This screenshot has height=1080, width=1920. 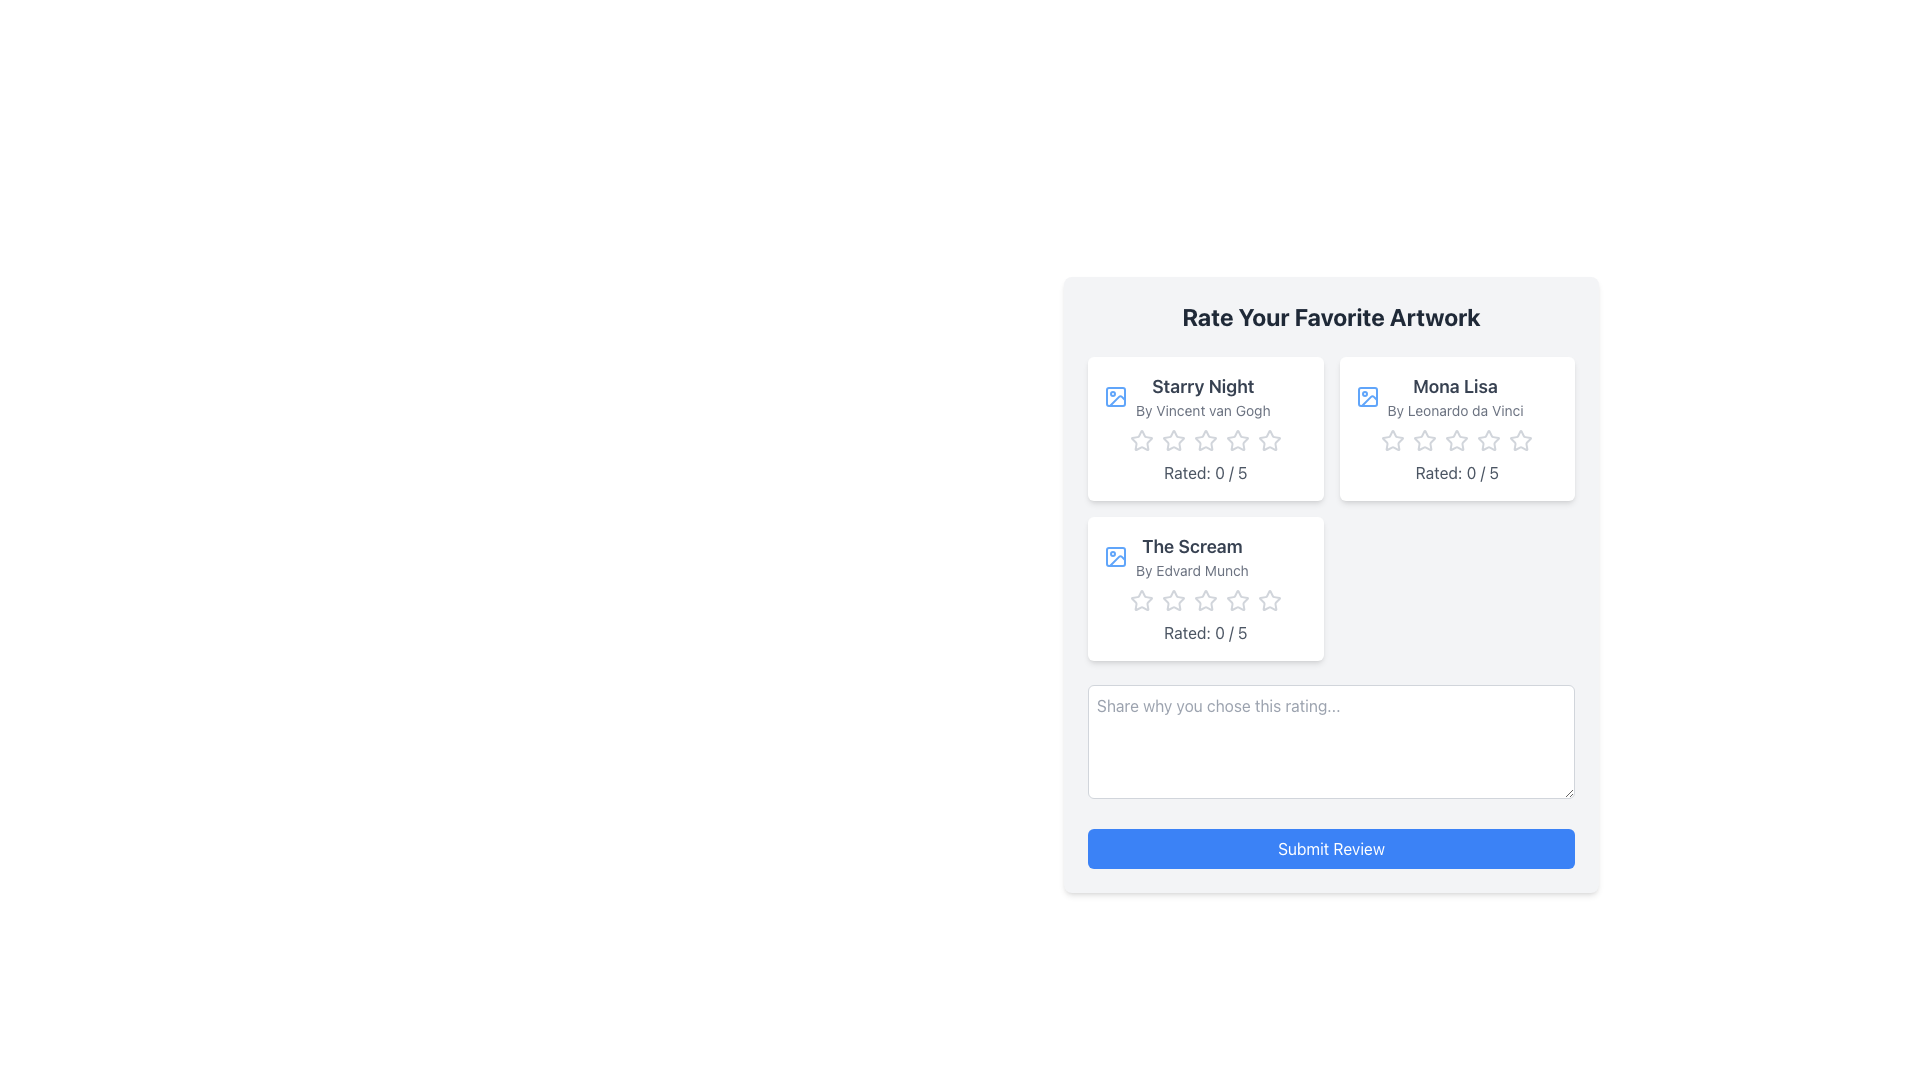 I want to click on the text input area for sharing thoughts regarding a rating, so click(x=1331, y=741).